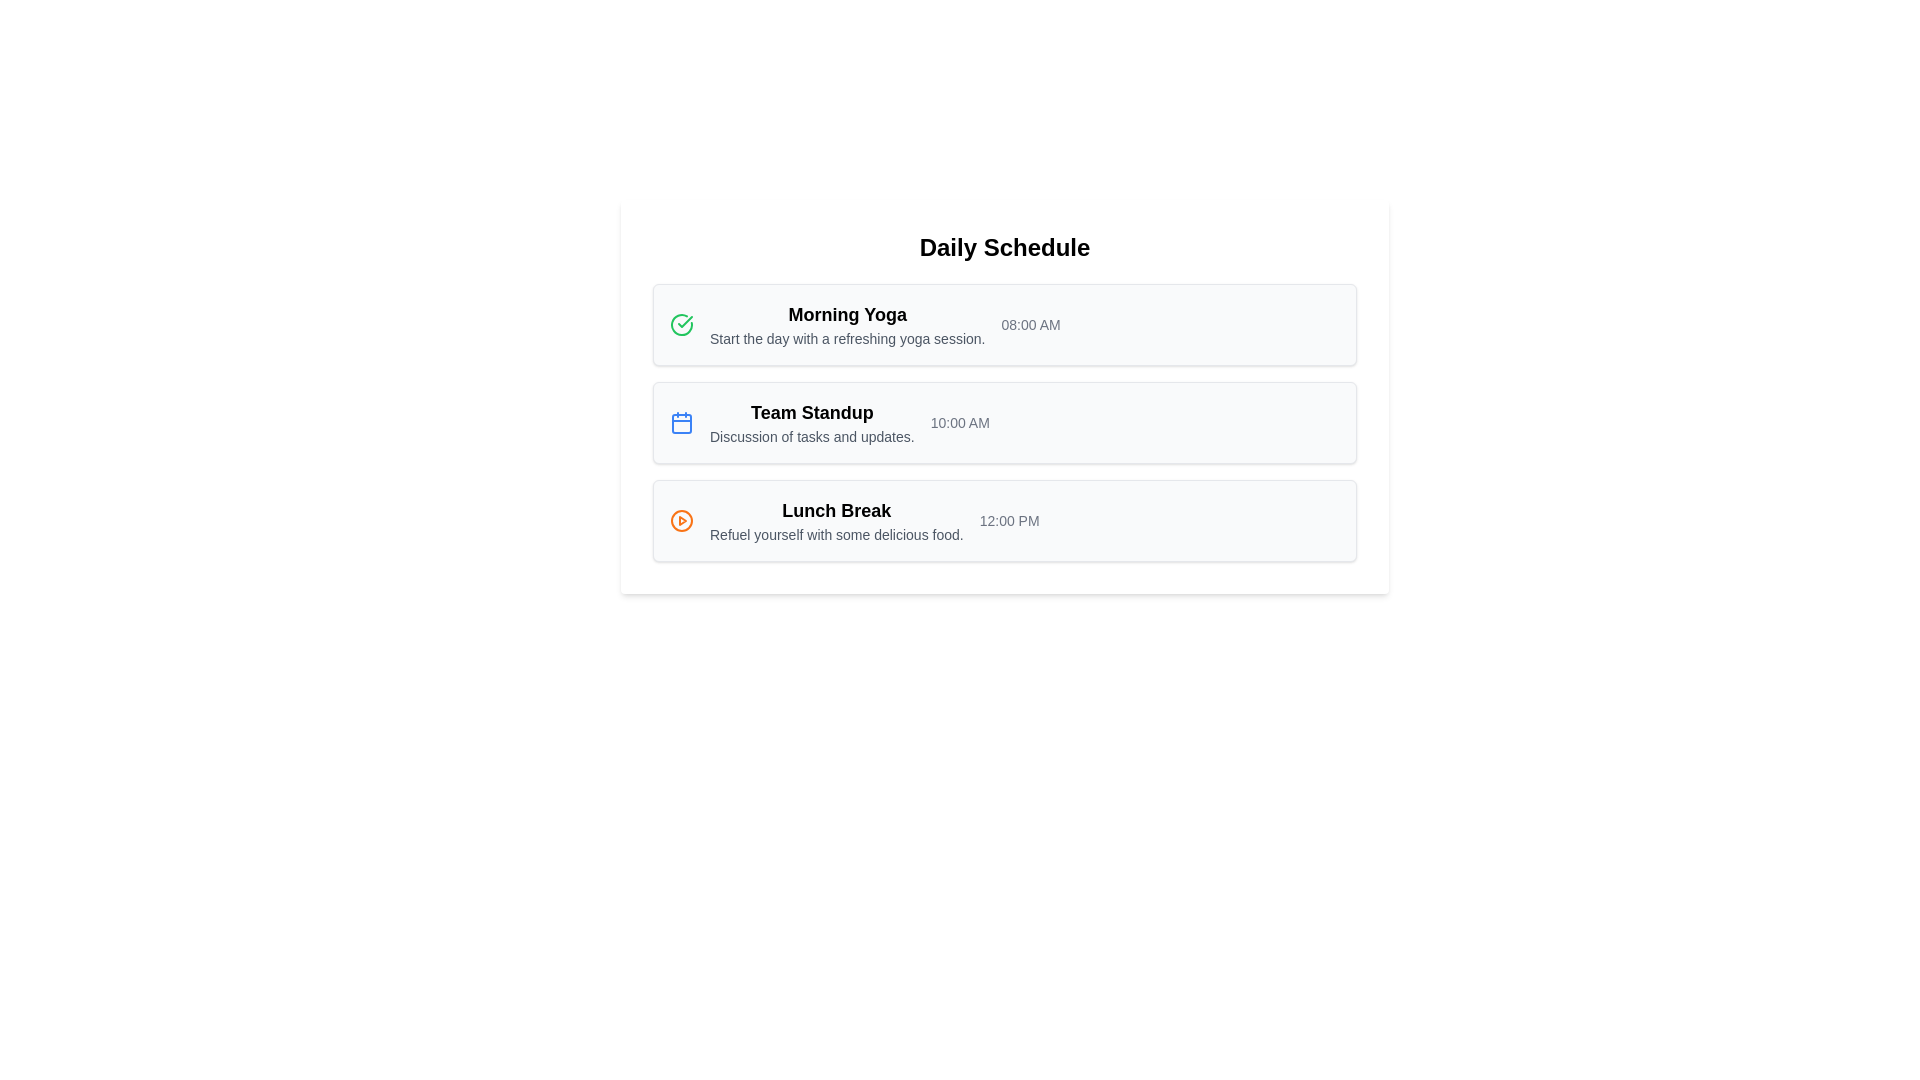  What do you see at coordinates (847, 323) in the screenshot?
I see `text block titled 'Morning Yoga' along with its description in the 'Daily Schedule' section, located between a checkmark icon and a time indicator '08:00 AM'` at bounding box center [847, 323].